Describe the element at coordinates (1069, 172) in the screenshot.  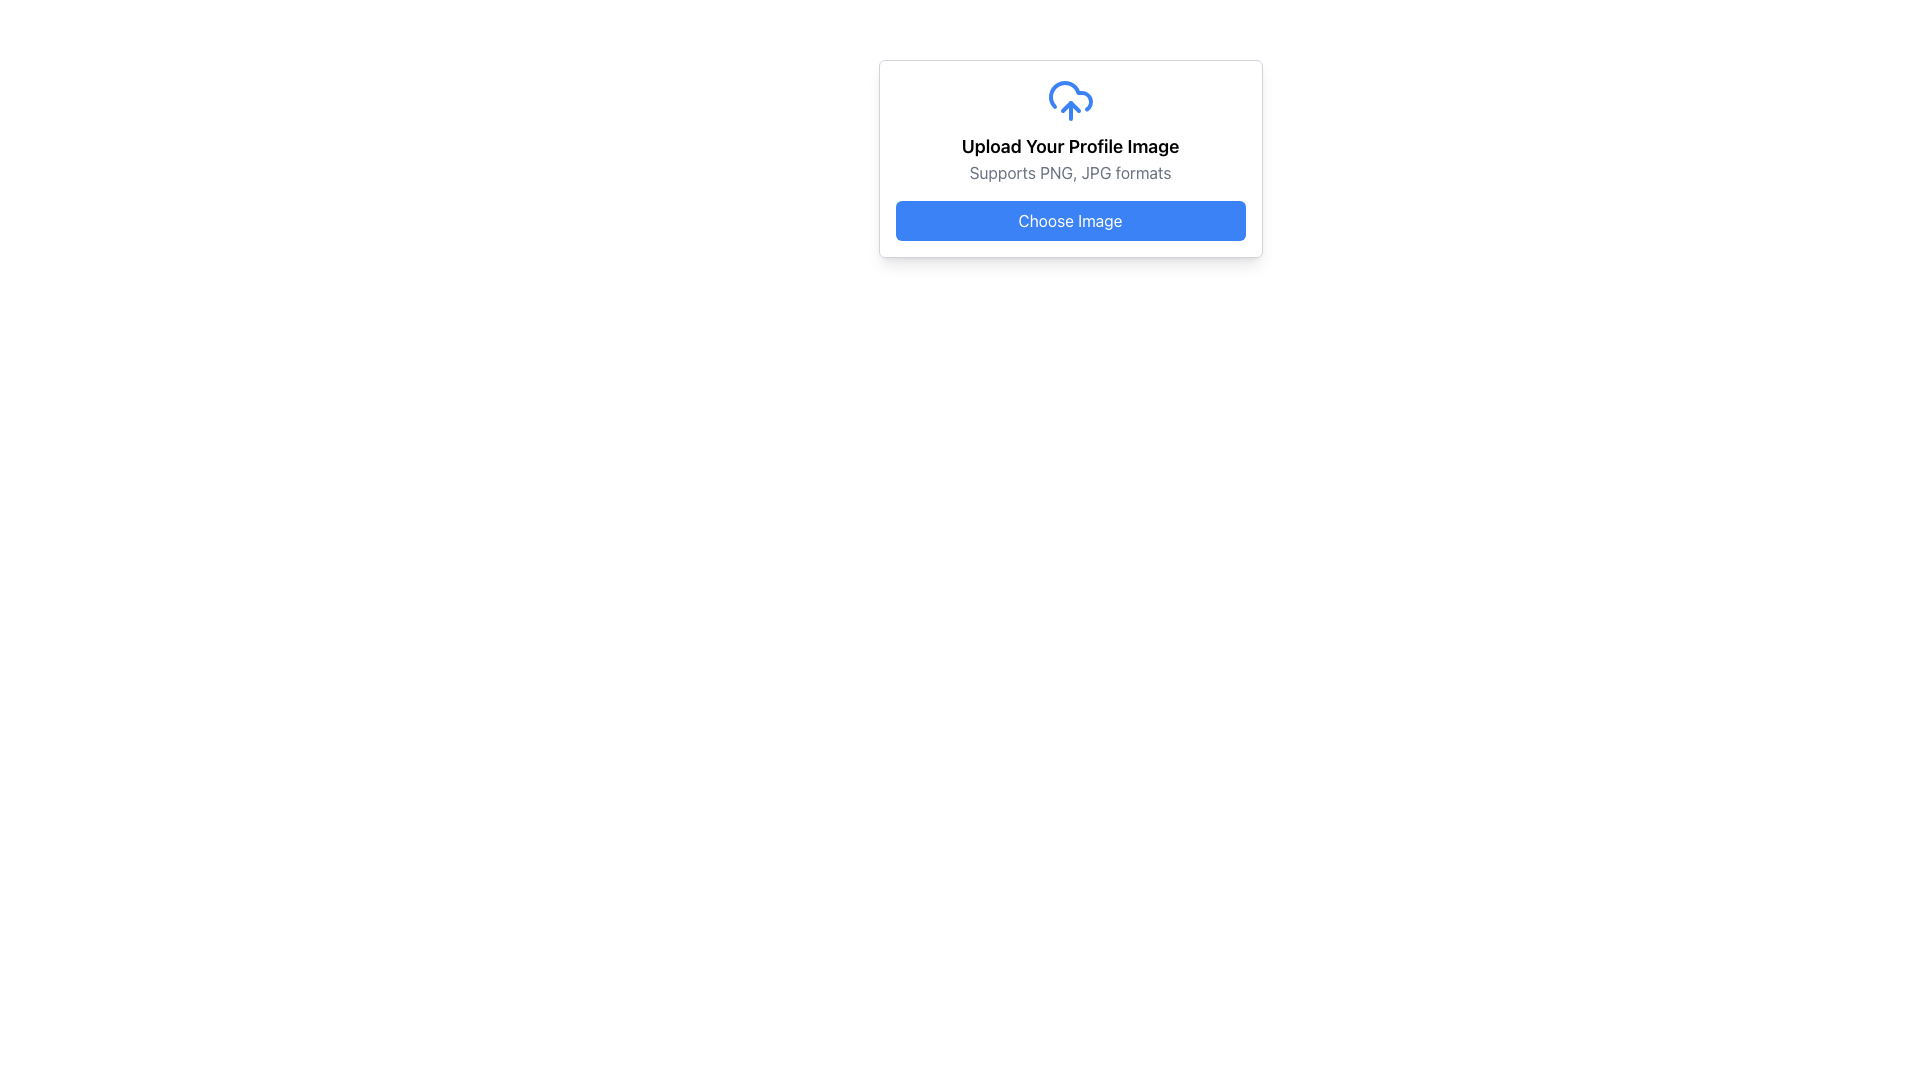
I see `the text label that reads 'Supports PNG, JPG formats', which is located directly below the heading 'Upload Your Profile Image'` at that location.